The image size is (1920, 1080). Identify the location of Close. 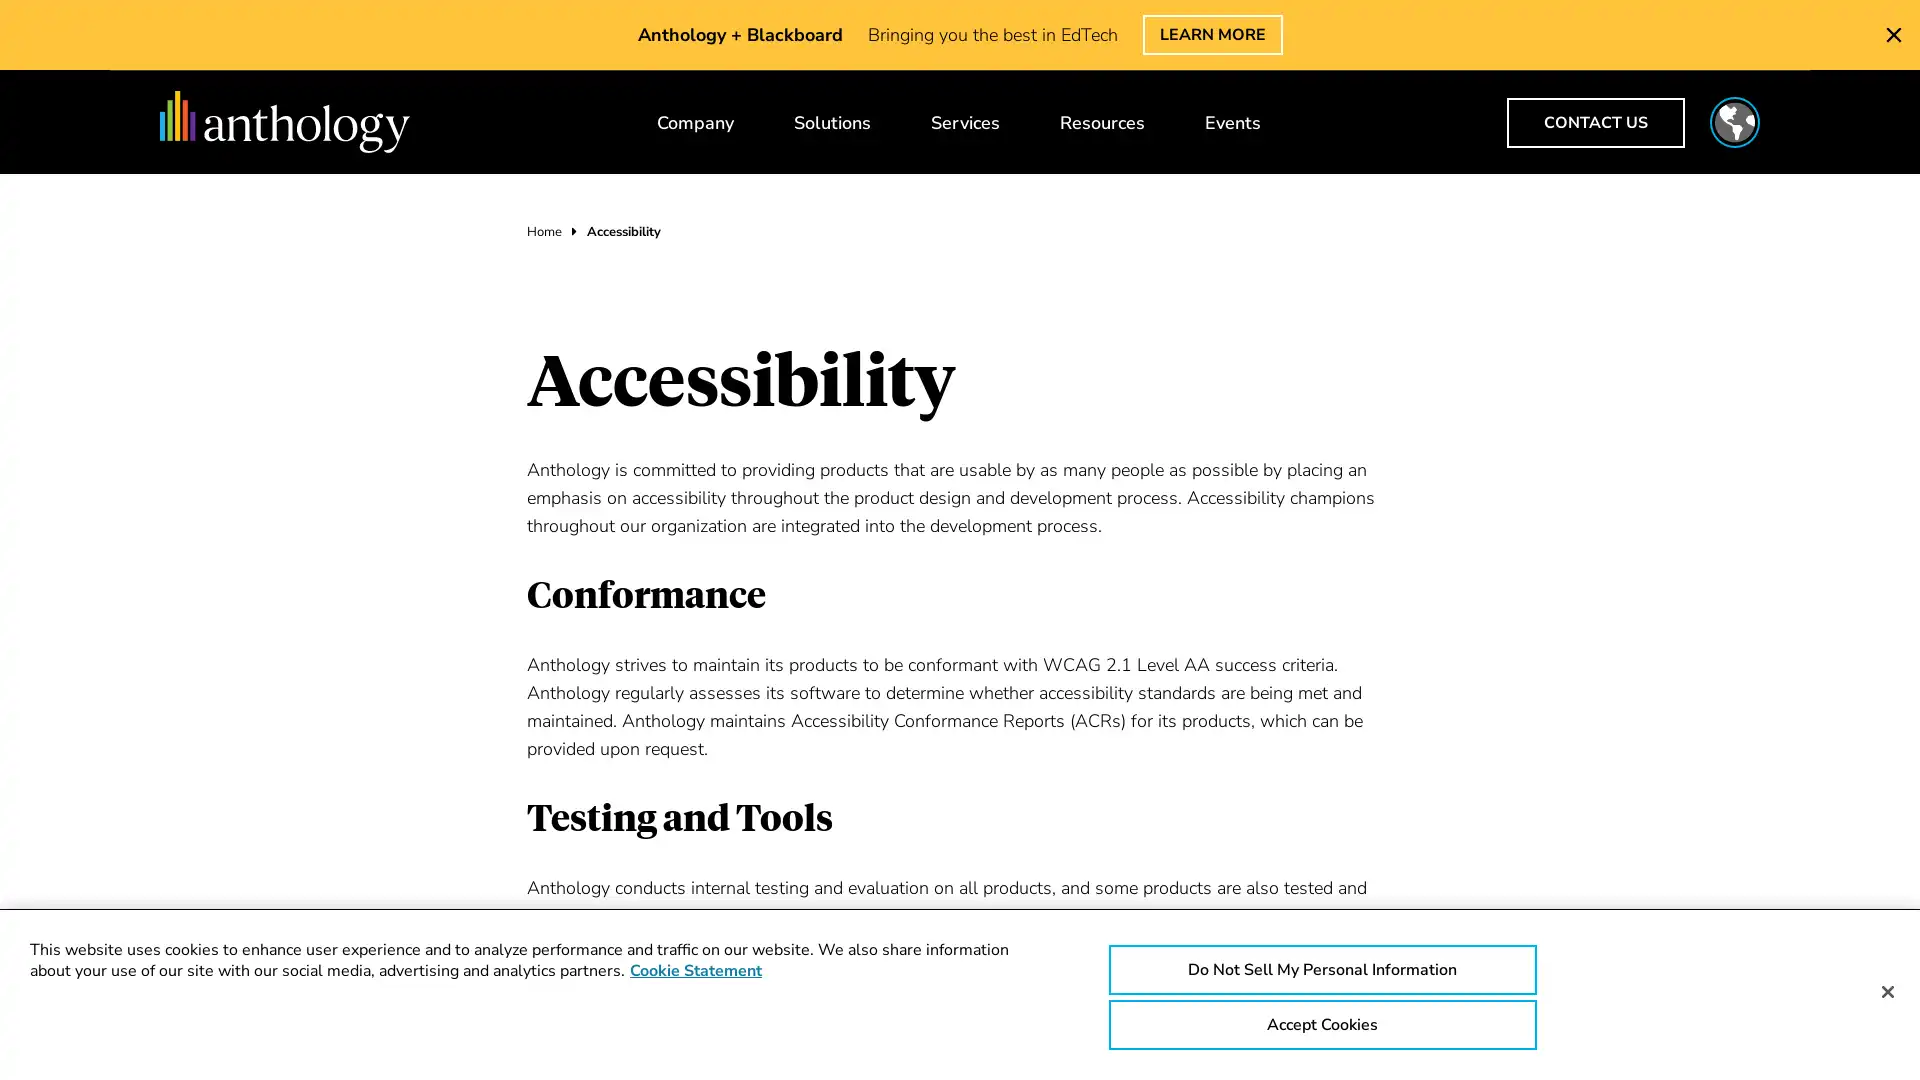
(1886, 991).